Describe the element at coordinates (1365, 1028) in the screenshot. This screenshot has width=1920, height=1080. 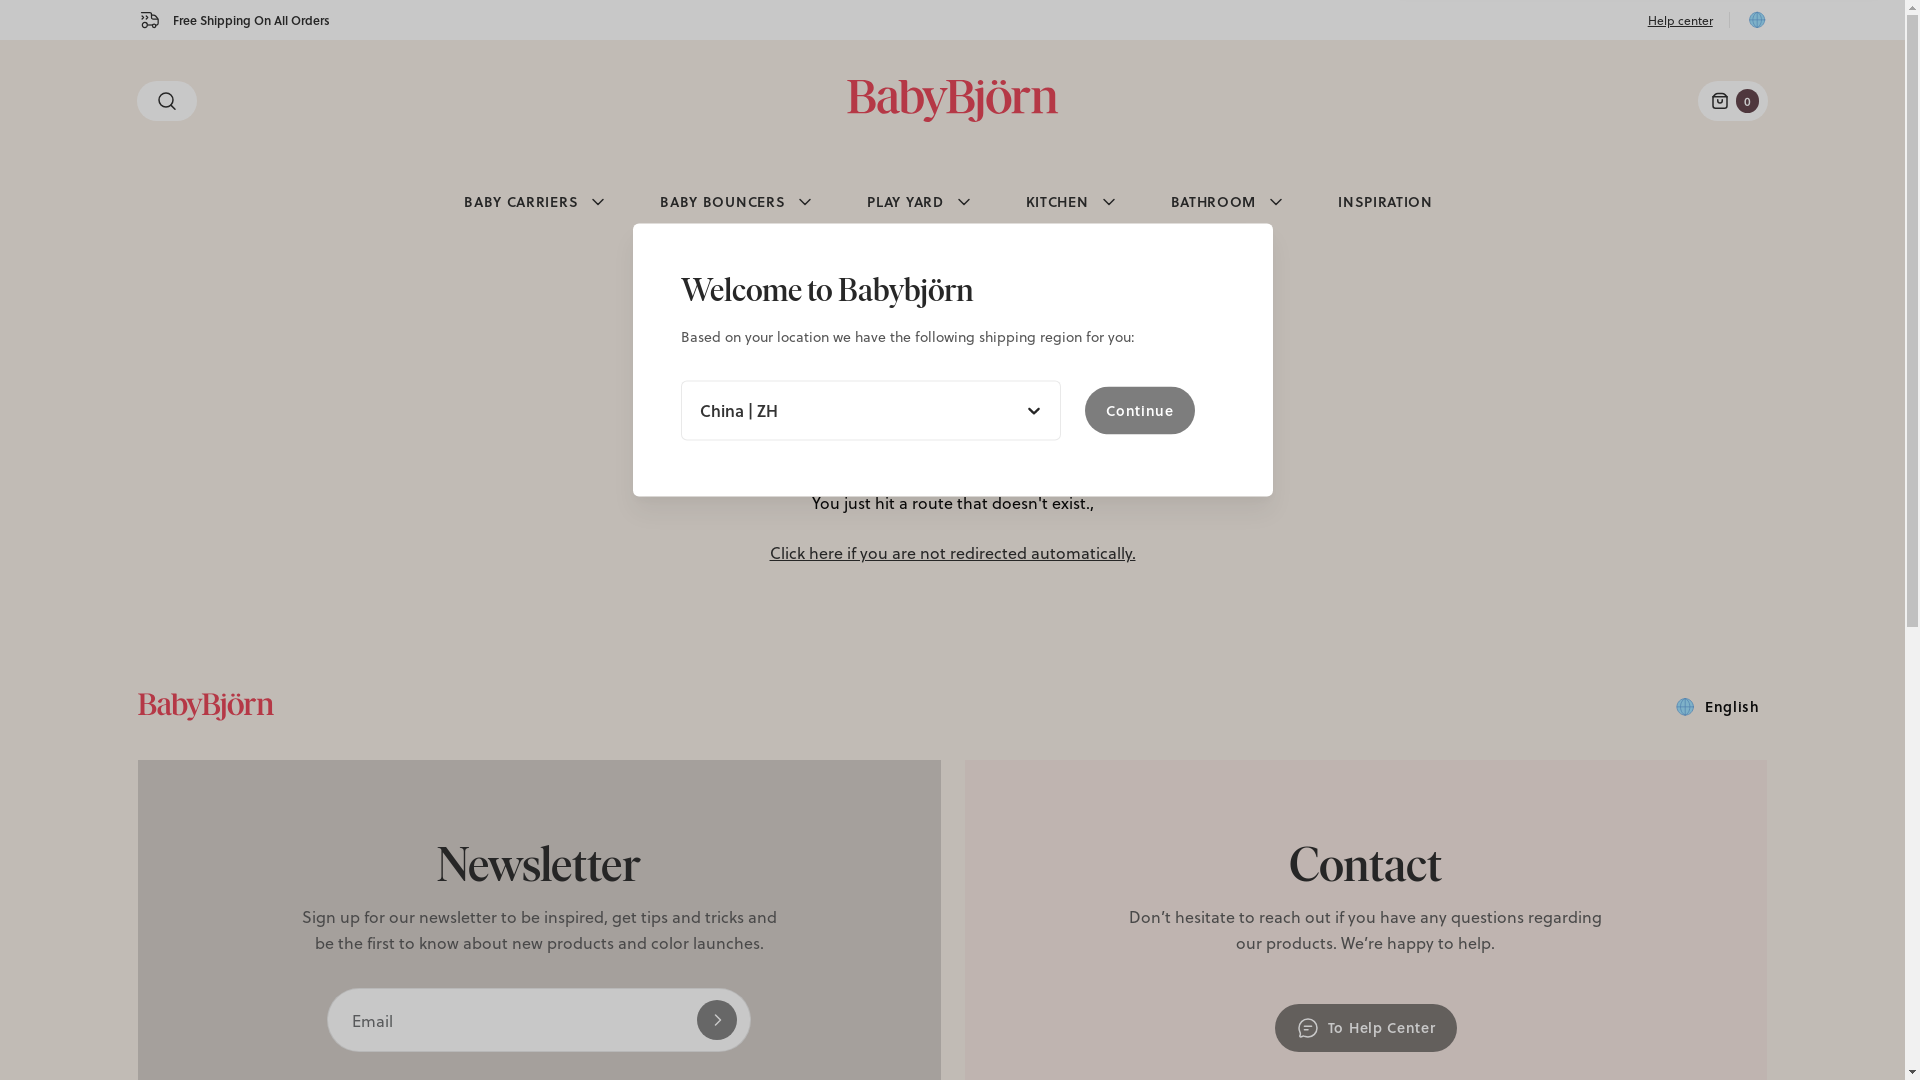
I see `'To Help Center'` at that location.